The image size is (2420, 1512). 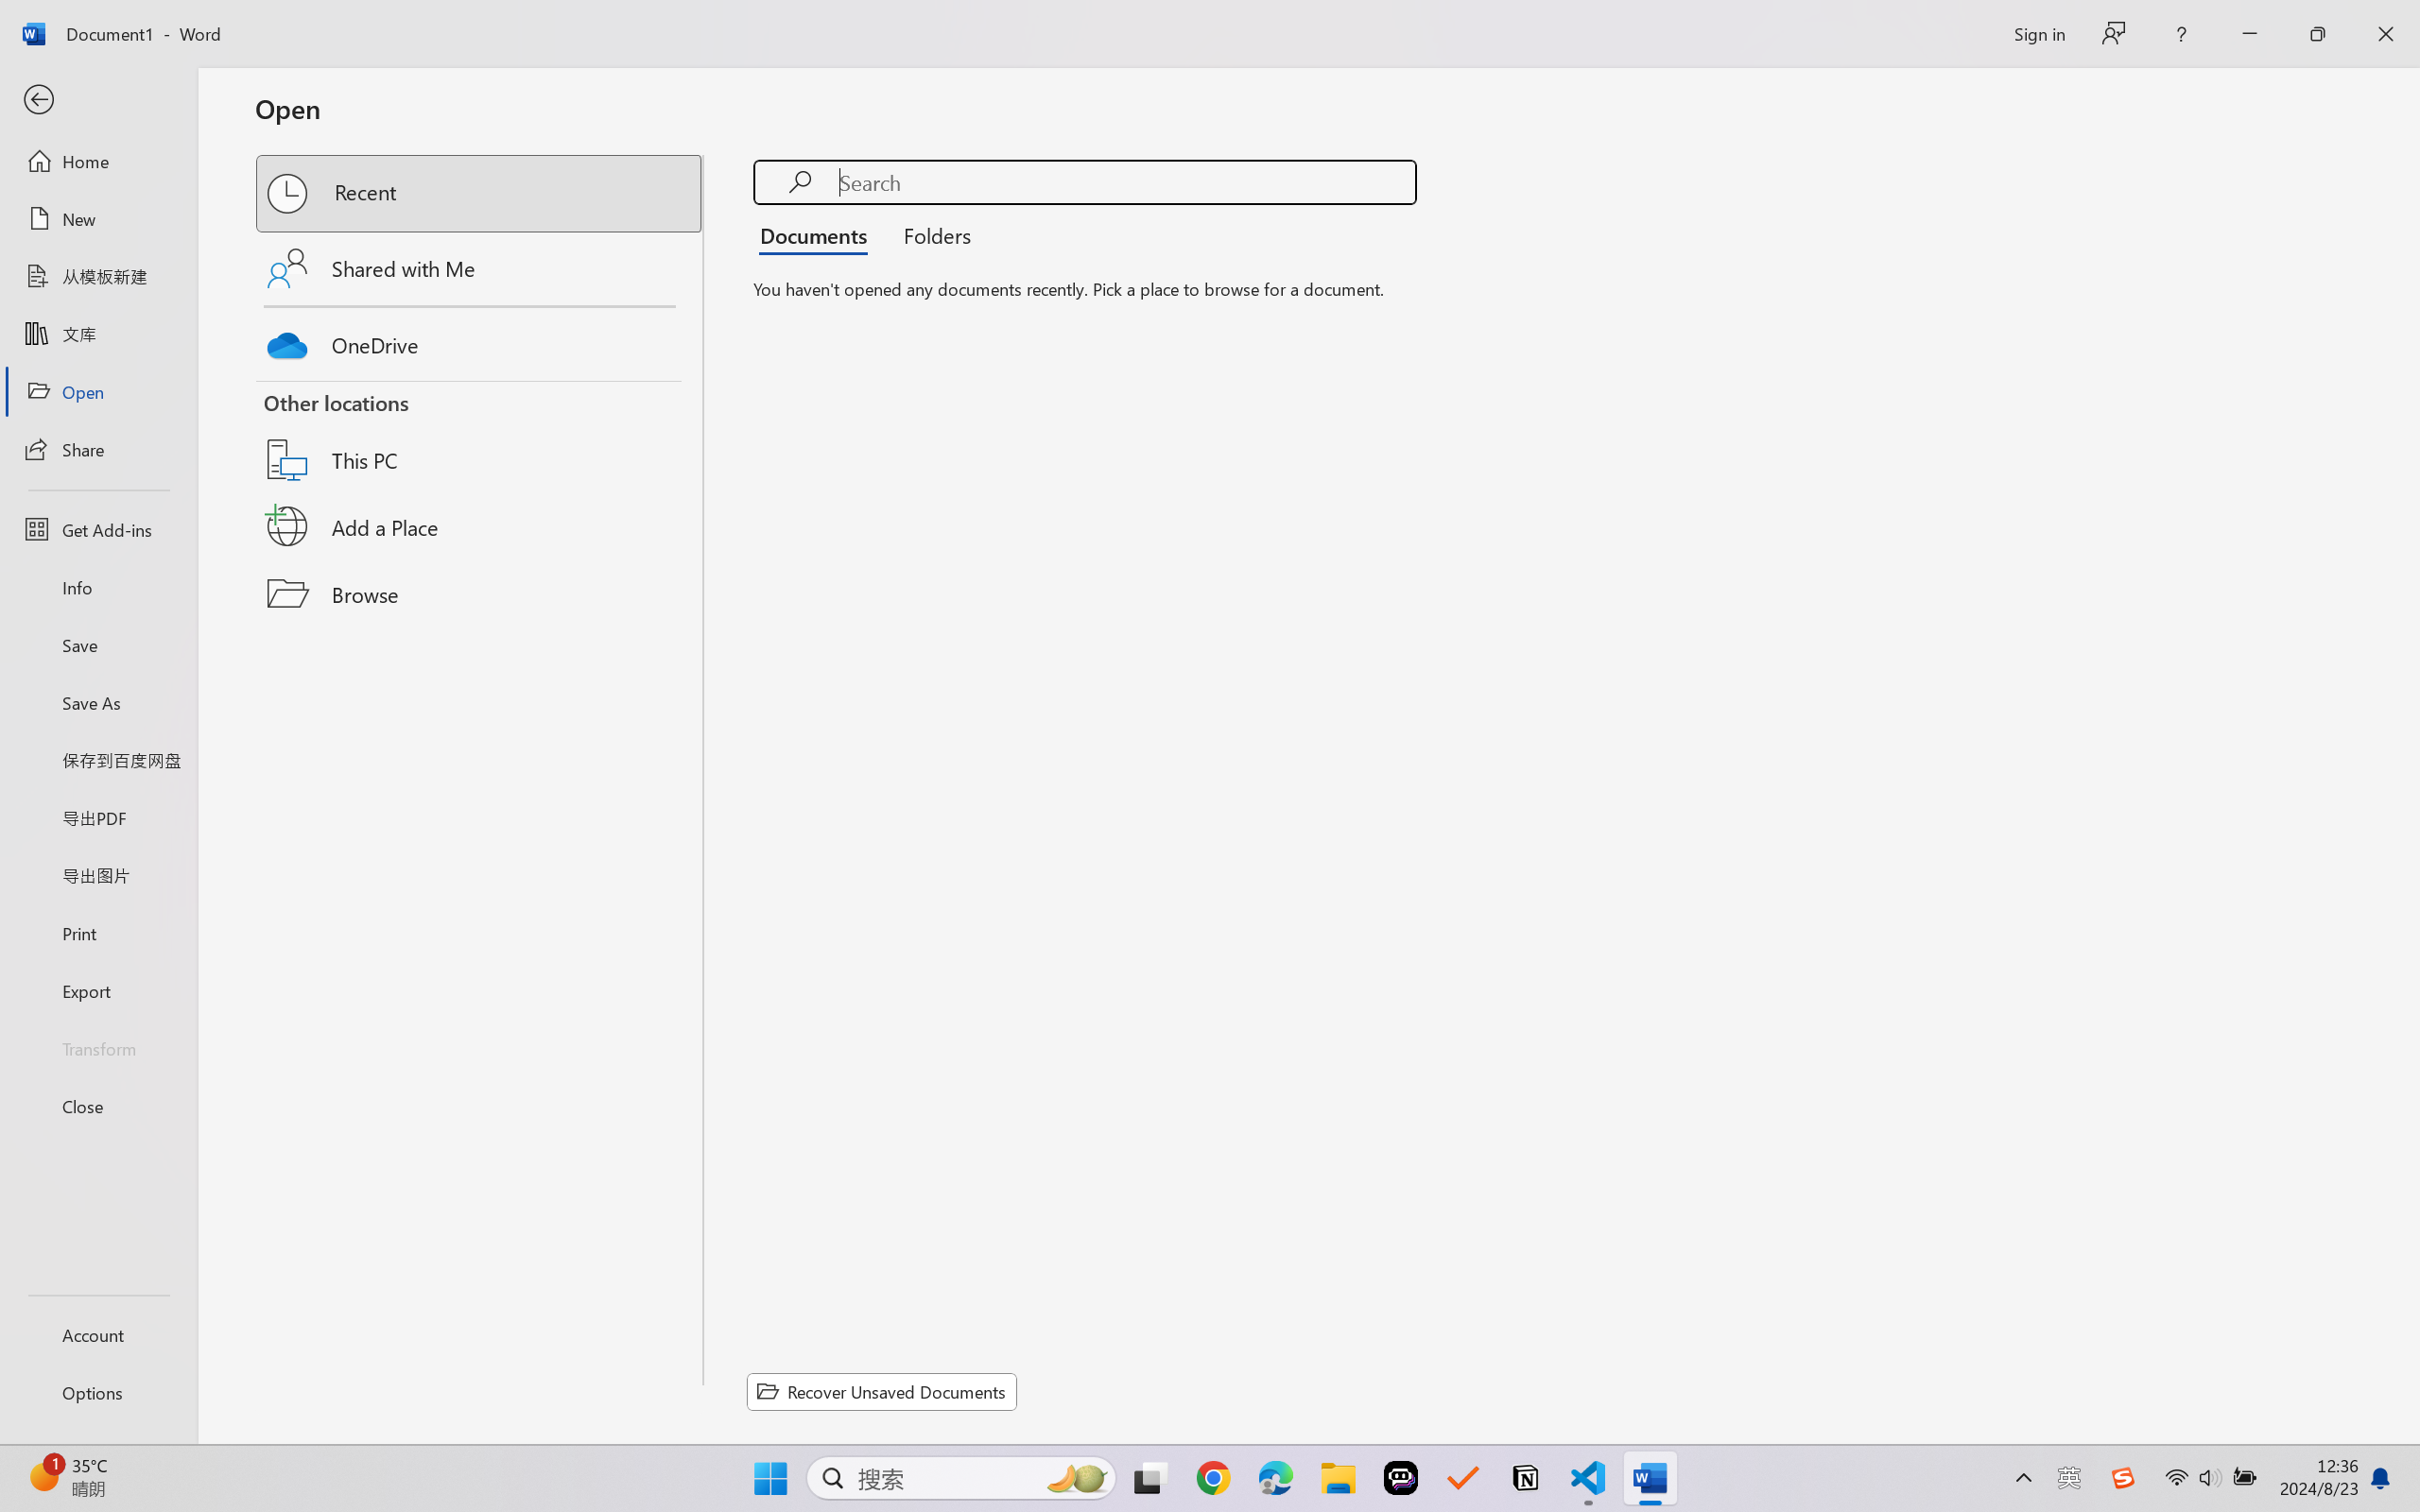 I want to click on 'Folders', so click(x=931, y=233).